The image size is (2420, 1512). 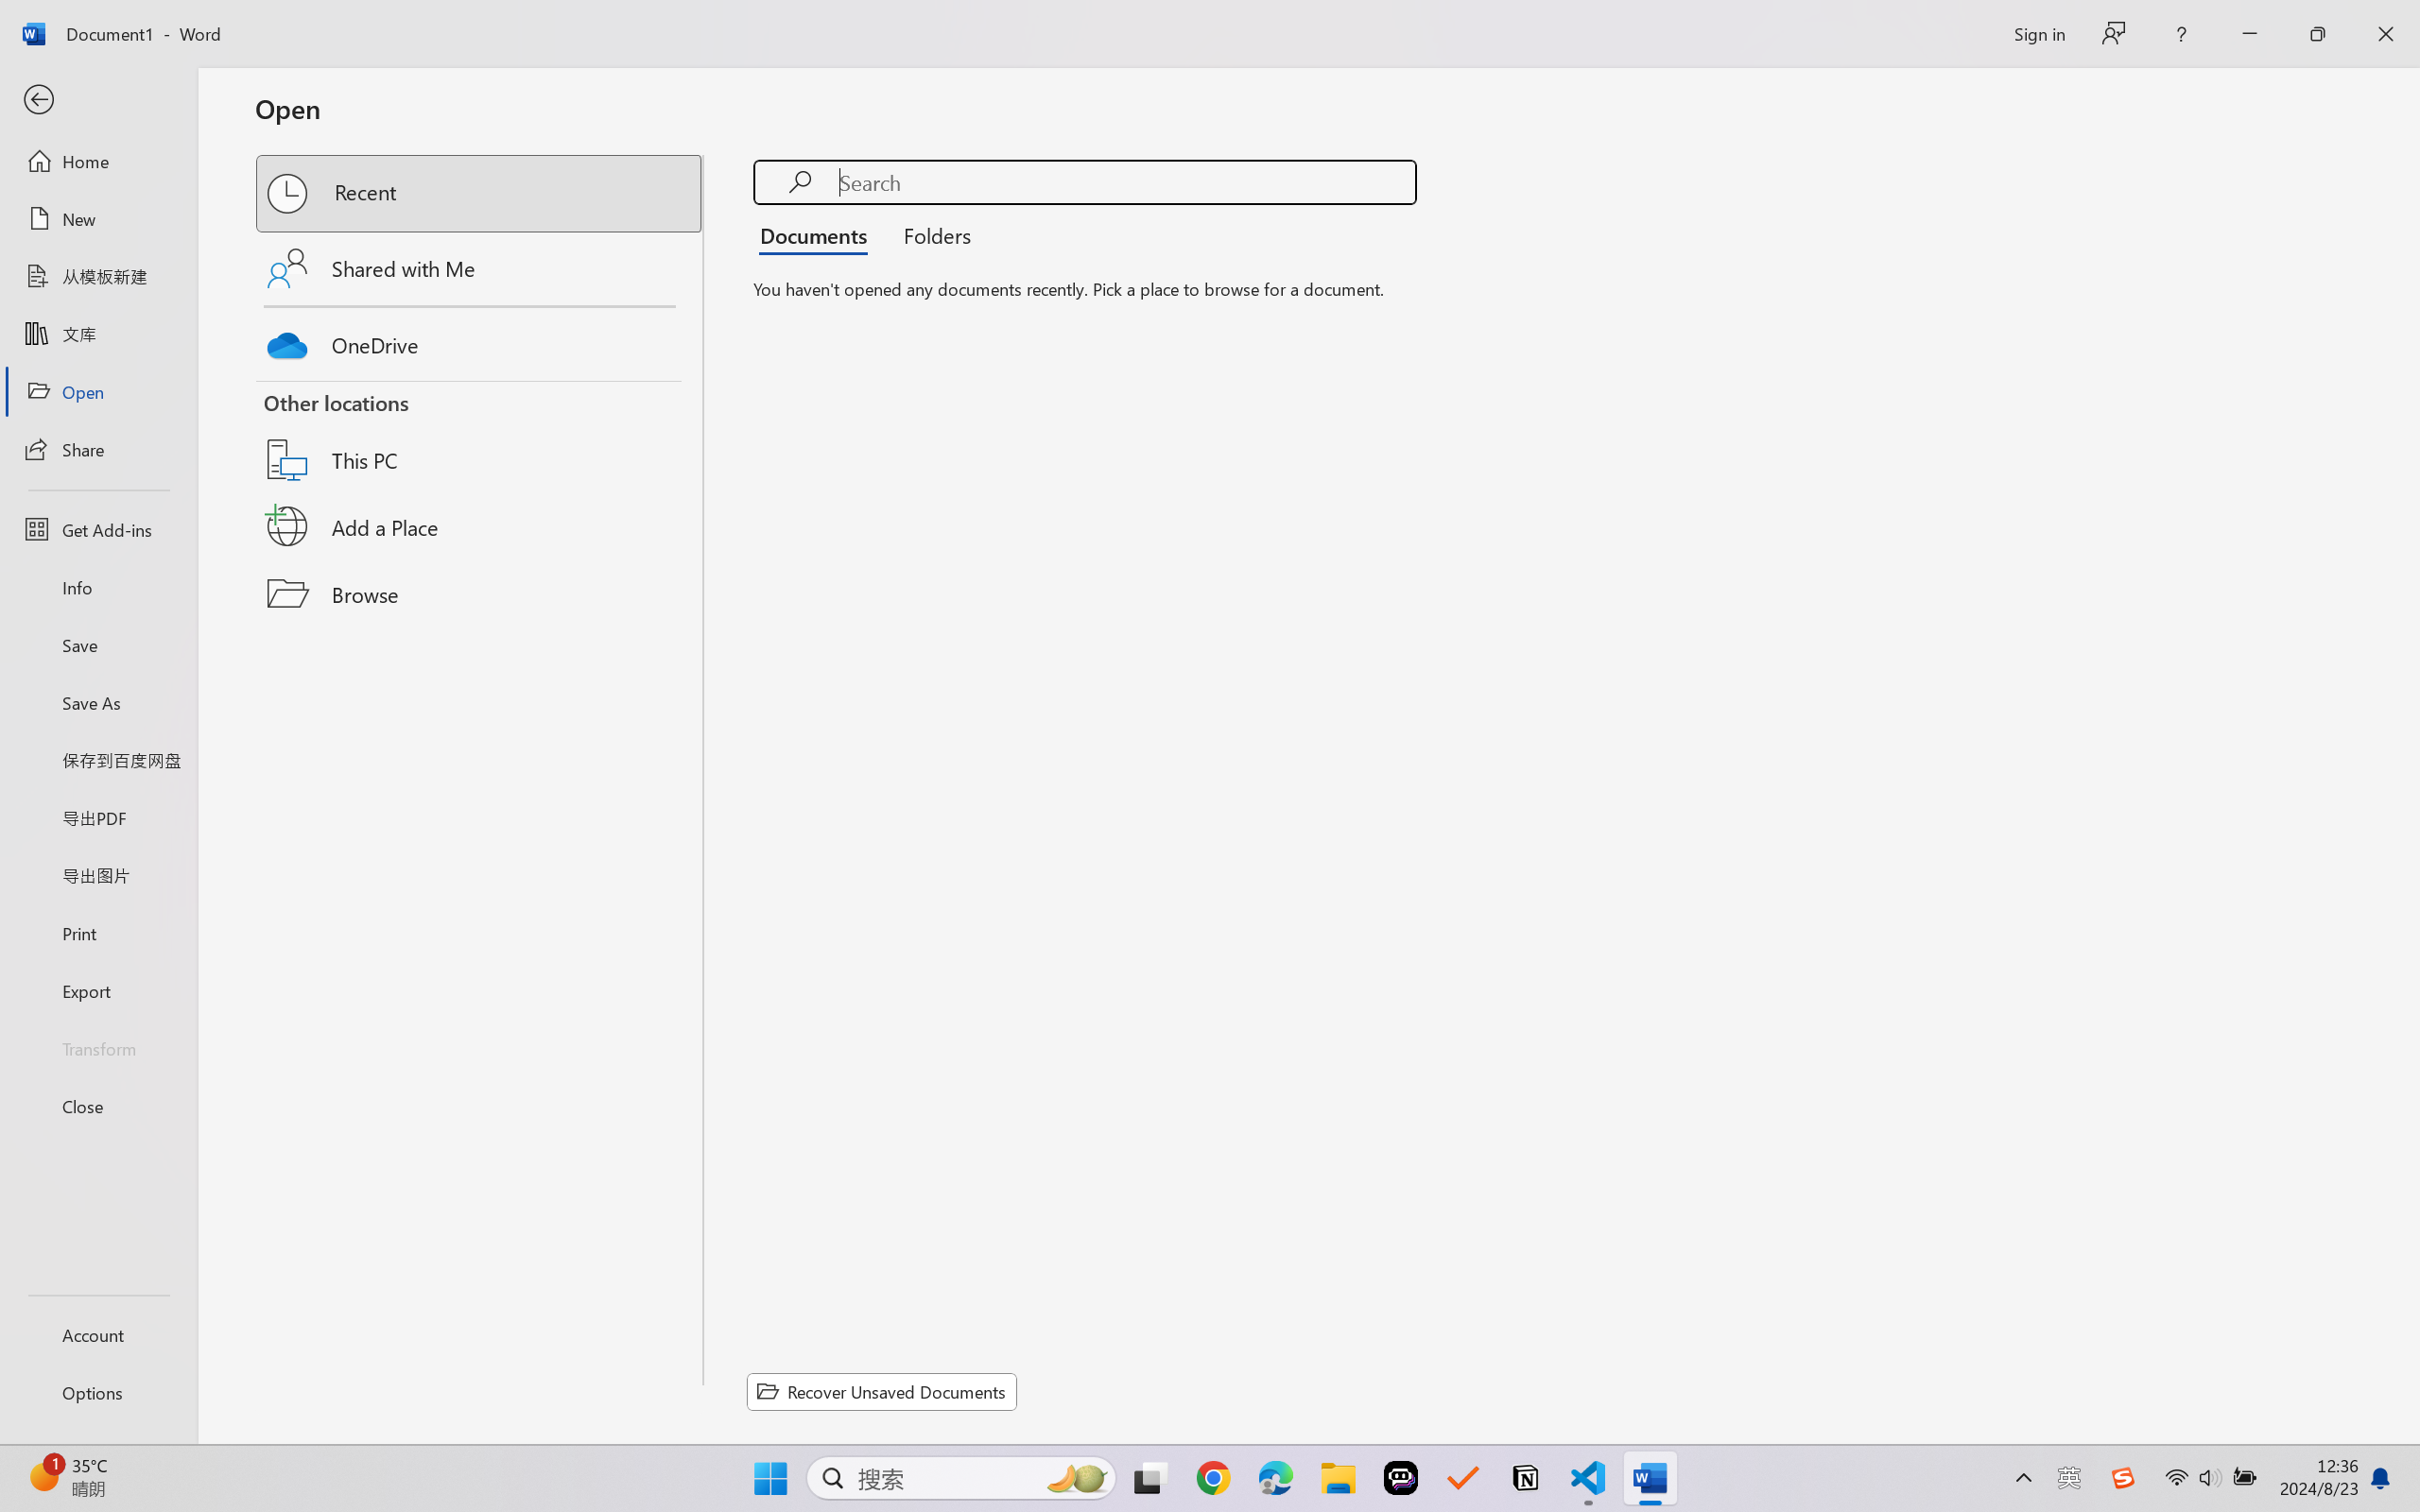 I want to click on 'Folders', so click(x=931, y=233).